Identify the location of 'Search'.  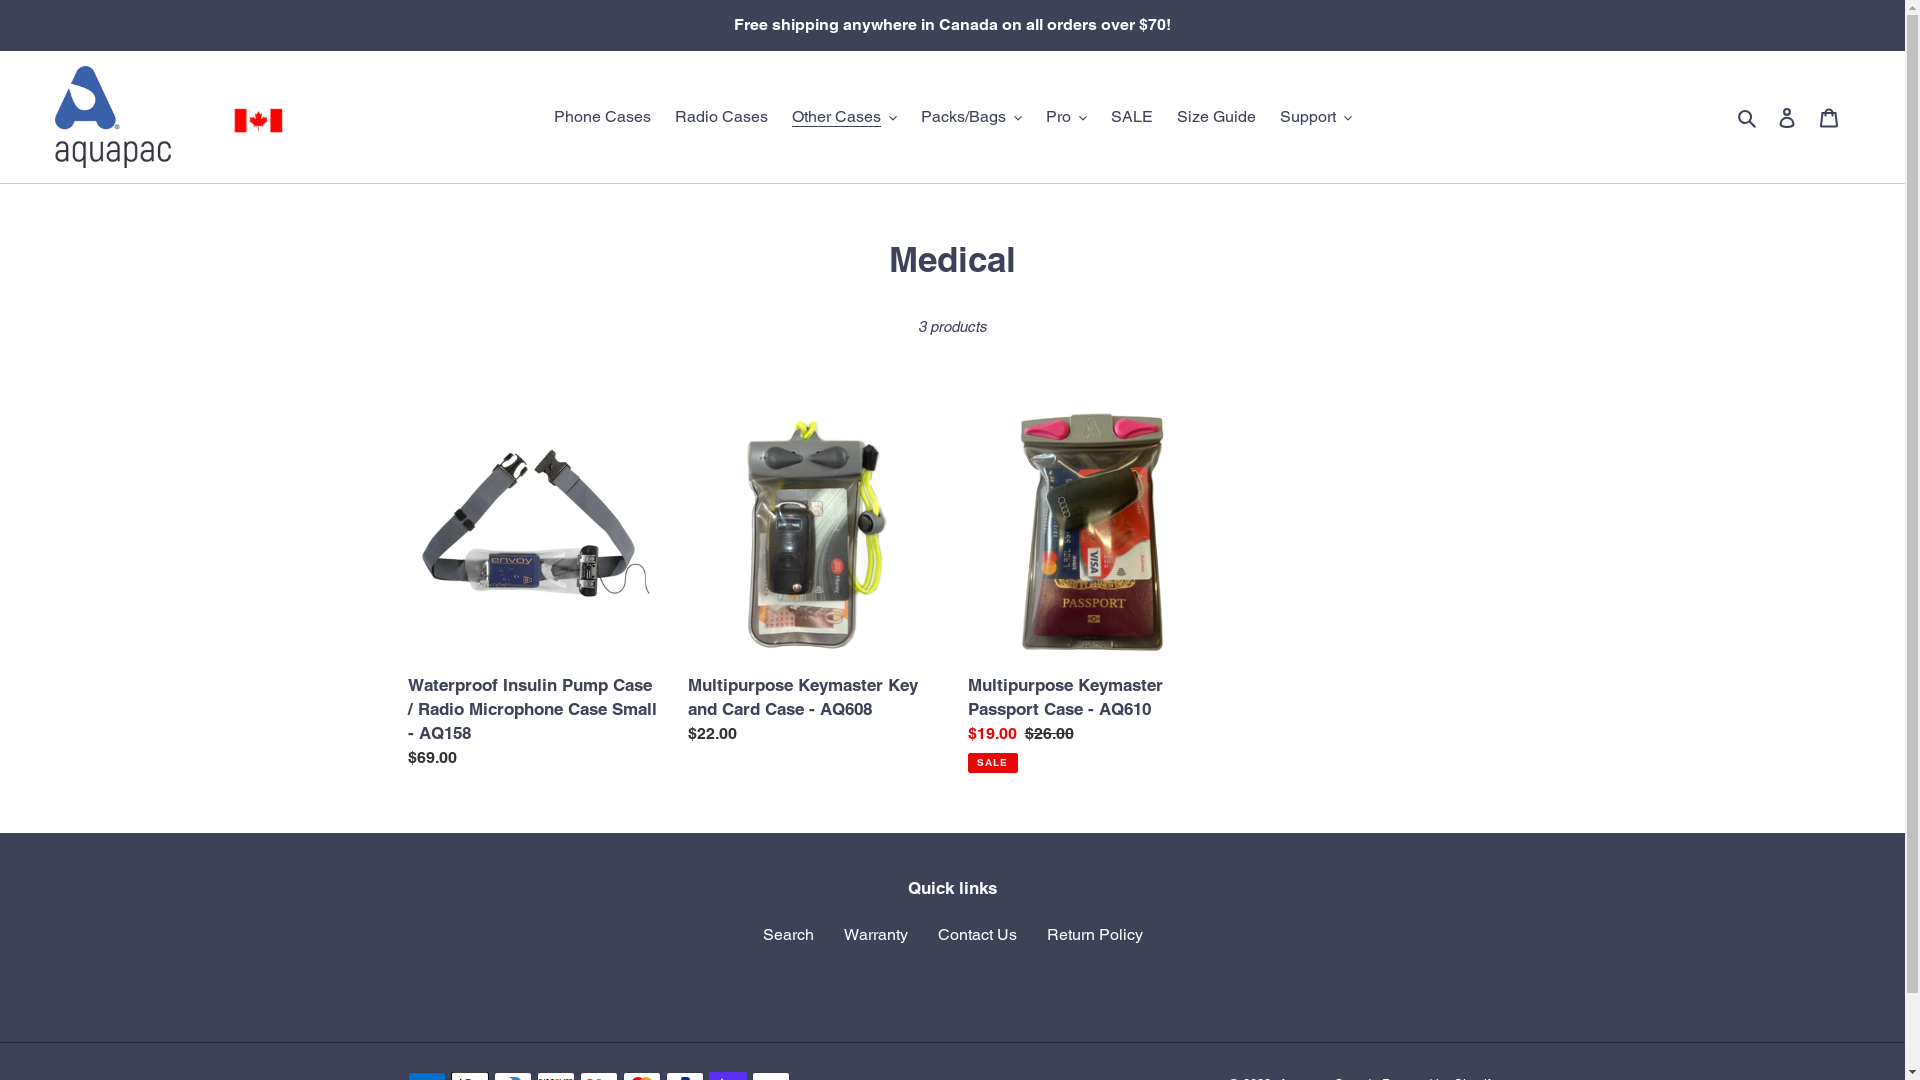
(1747, 116).